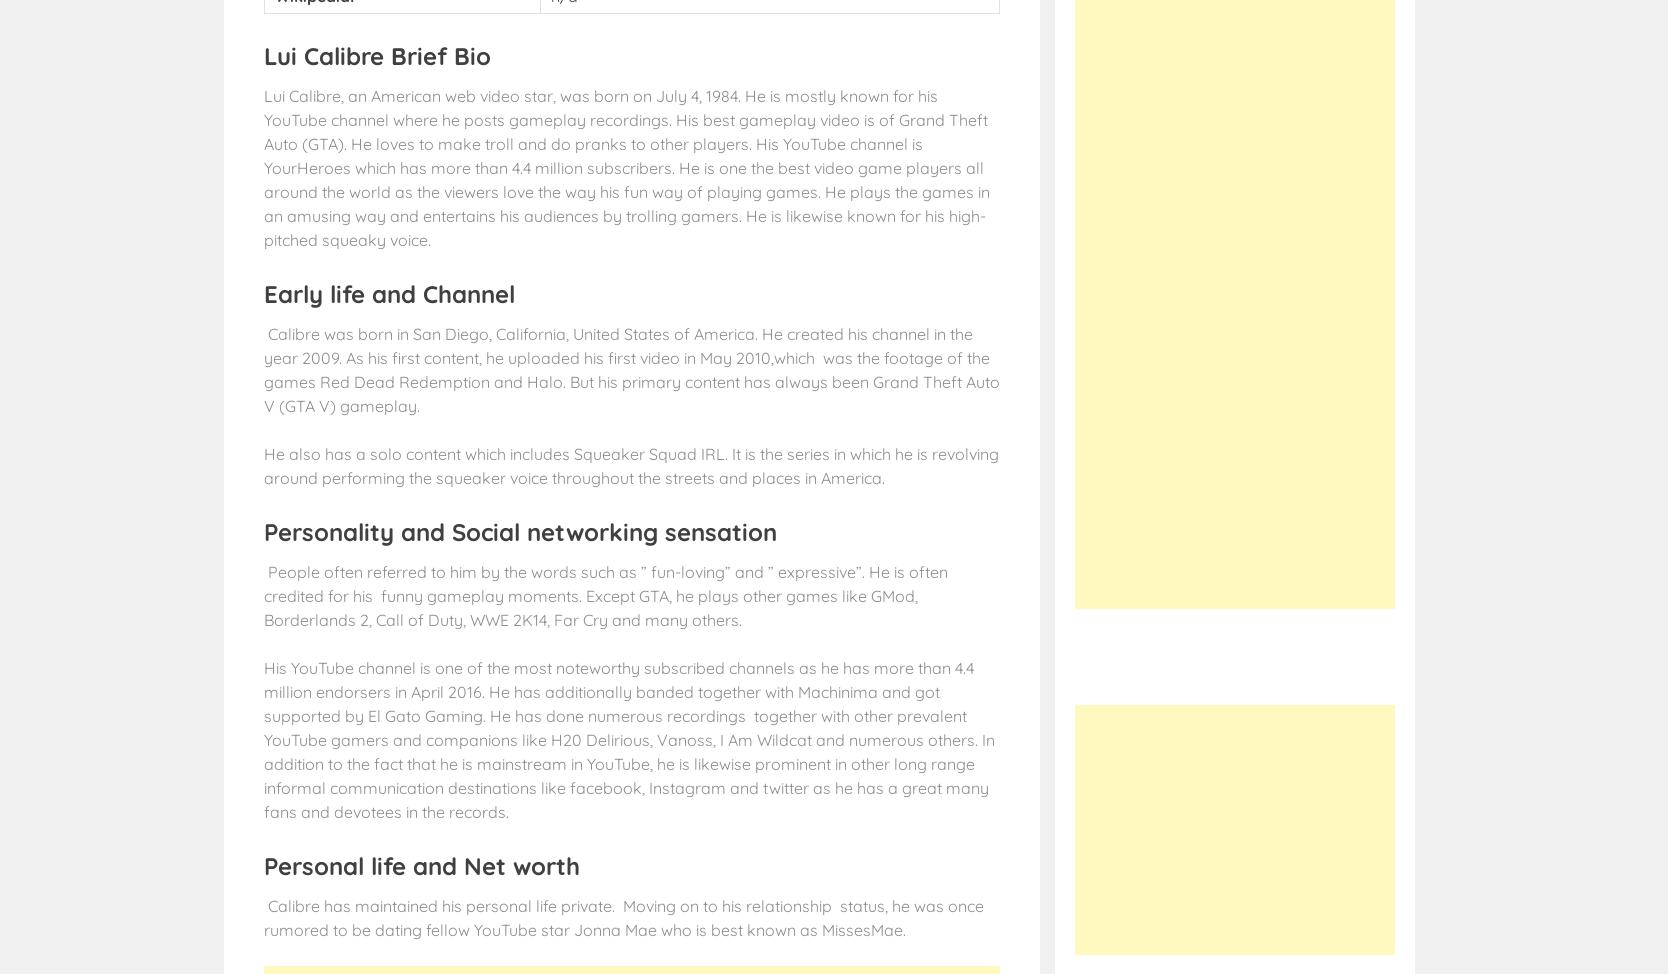 The image size is (1668, 974). Describe the element at coordinates (628, 737) in the screenshot. I see `'His YouTube channel is one of the most noteworthy subscribed channels as he has more than 4.4 million endorsers in April 2016. He has additionally banded together with Machinima and got supported by El Gato Gaming. He has done numerous recordings  together with other prevalent YouTube gamers and companions like H20 Delirious, Vanoss, I Am Wildcat and numerous others. In addition to the fact that he is mainstream in YouTube, he is likewise prominent in other long range informal communication destinations like facebook, Instagram and twitter as he has a great many fans and devotees in the records.'` at that location.